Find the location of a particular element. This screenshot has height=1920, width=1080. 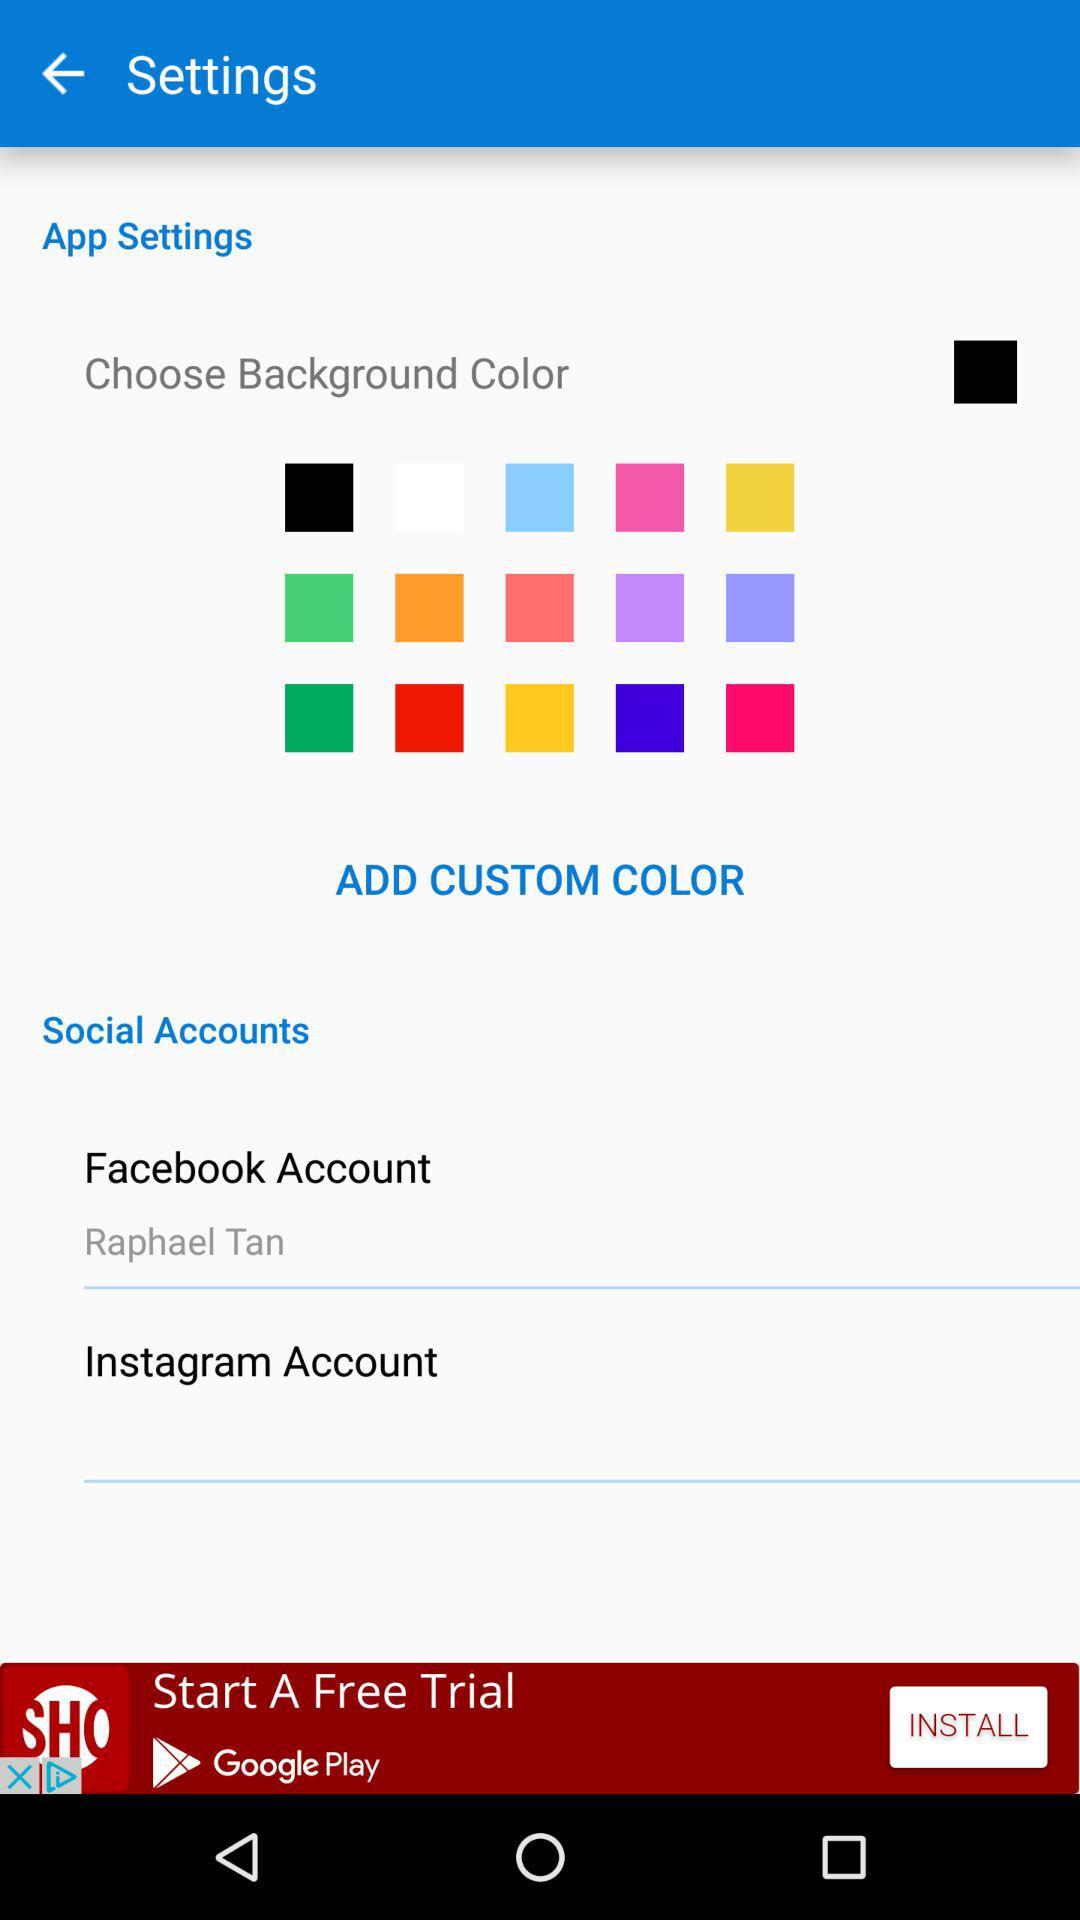

click button is located at coordinates (538, 718).